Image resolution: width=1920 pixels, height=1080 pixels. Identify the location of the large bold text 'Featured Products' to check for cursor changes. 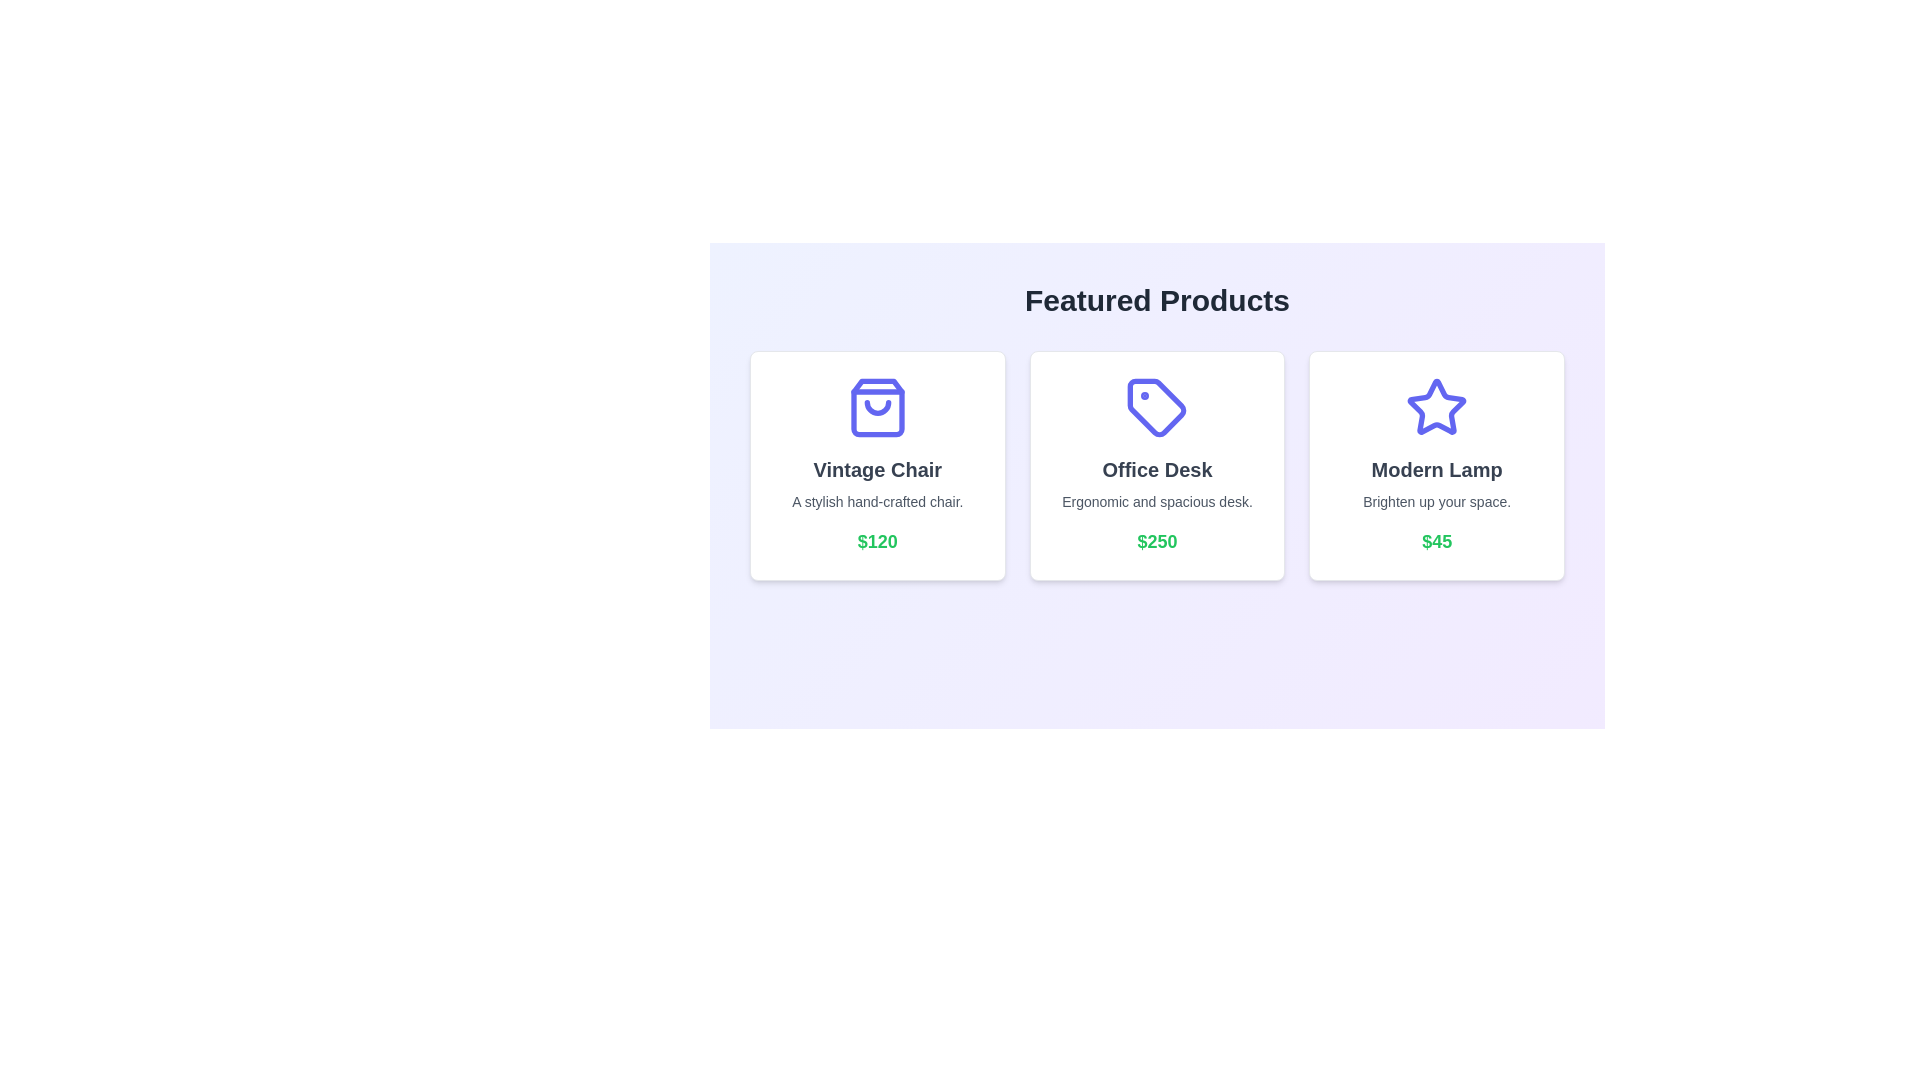
(1157, 300).